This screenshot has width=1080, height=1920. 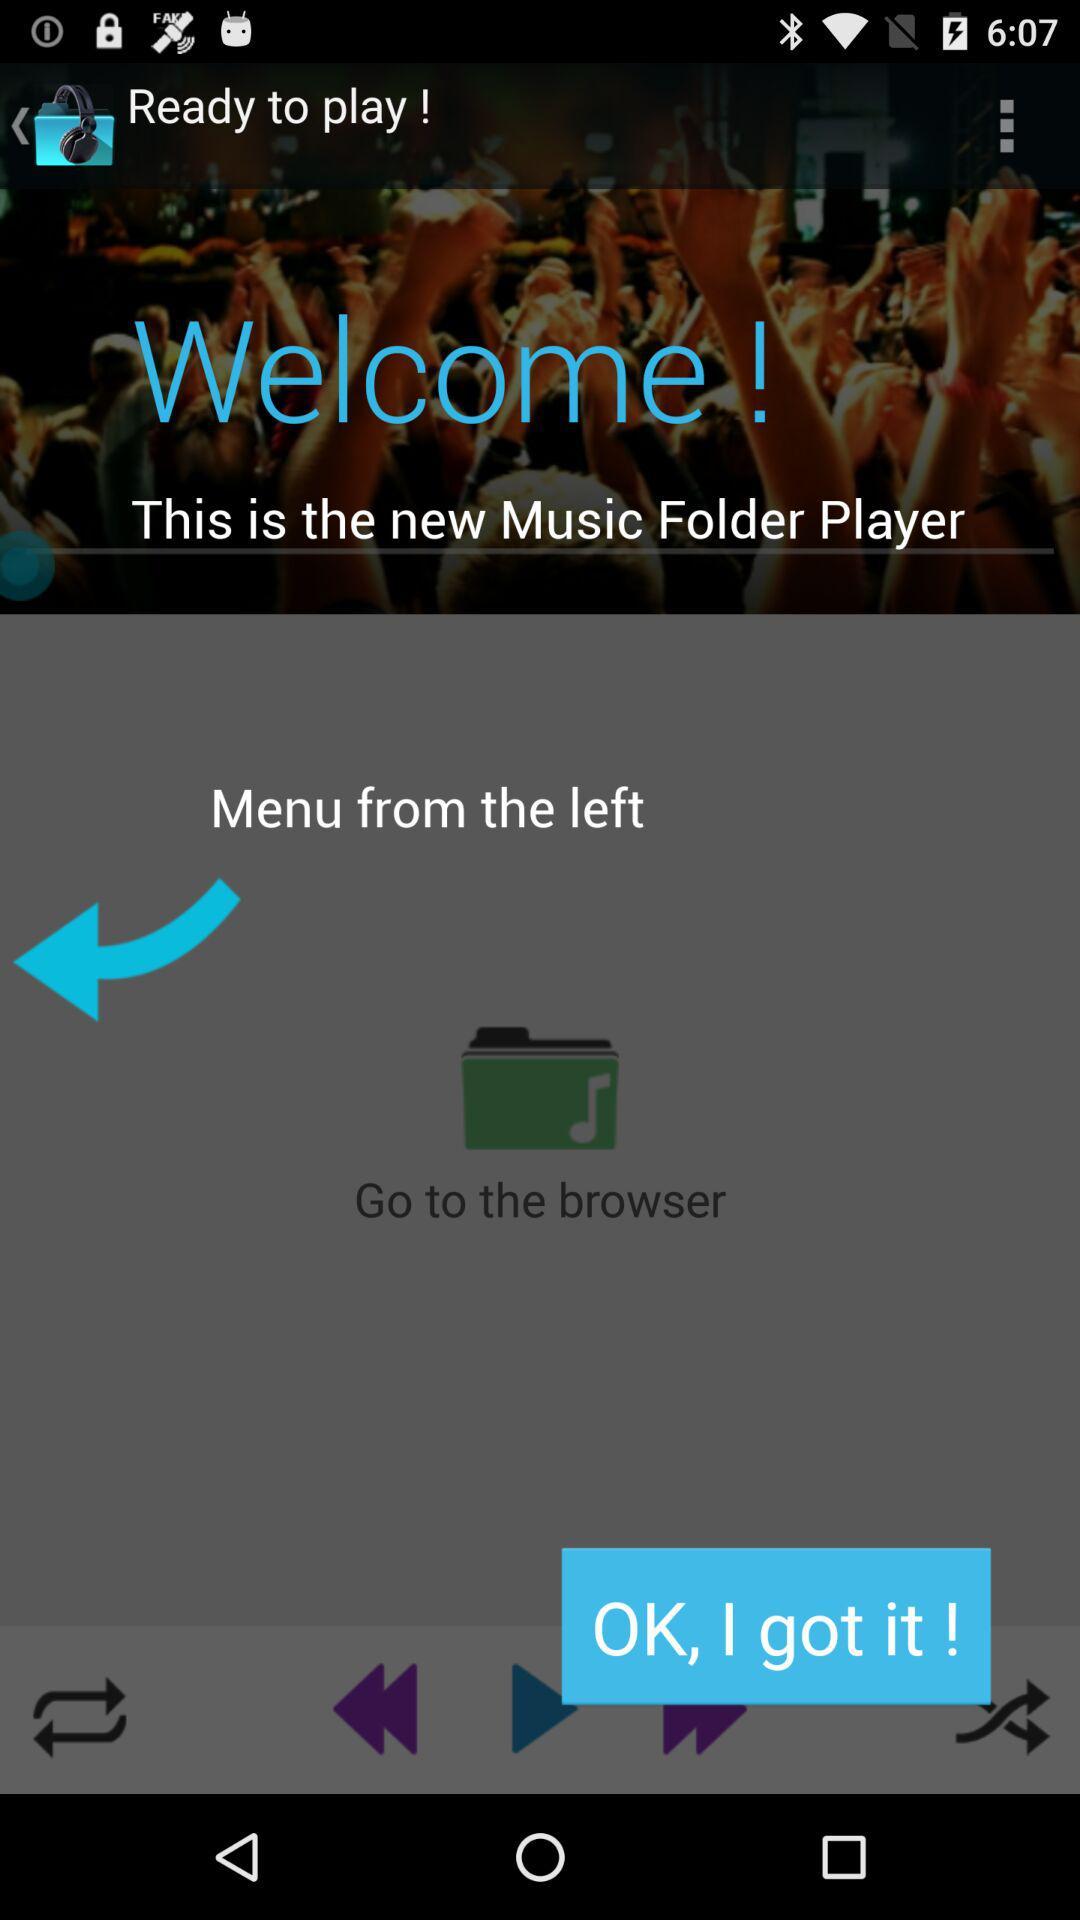 I want to click on the folder icon, so click(x=540, y=1164).